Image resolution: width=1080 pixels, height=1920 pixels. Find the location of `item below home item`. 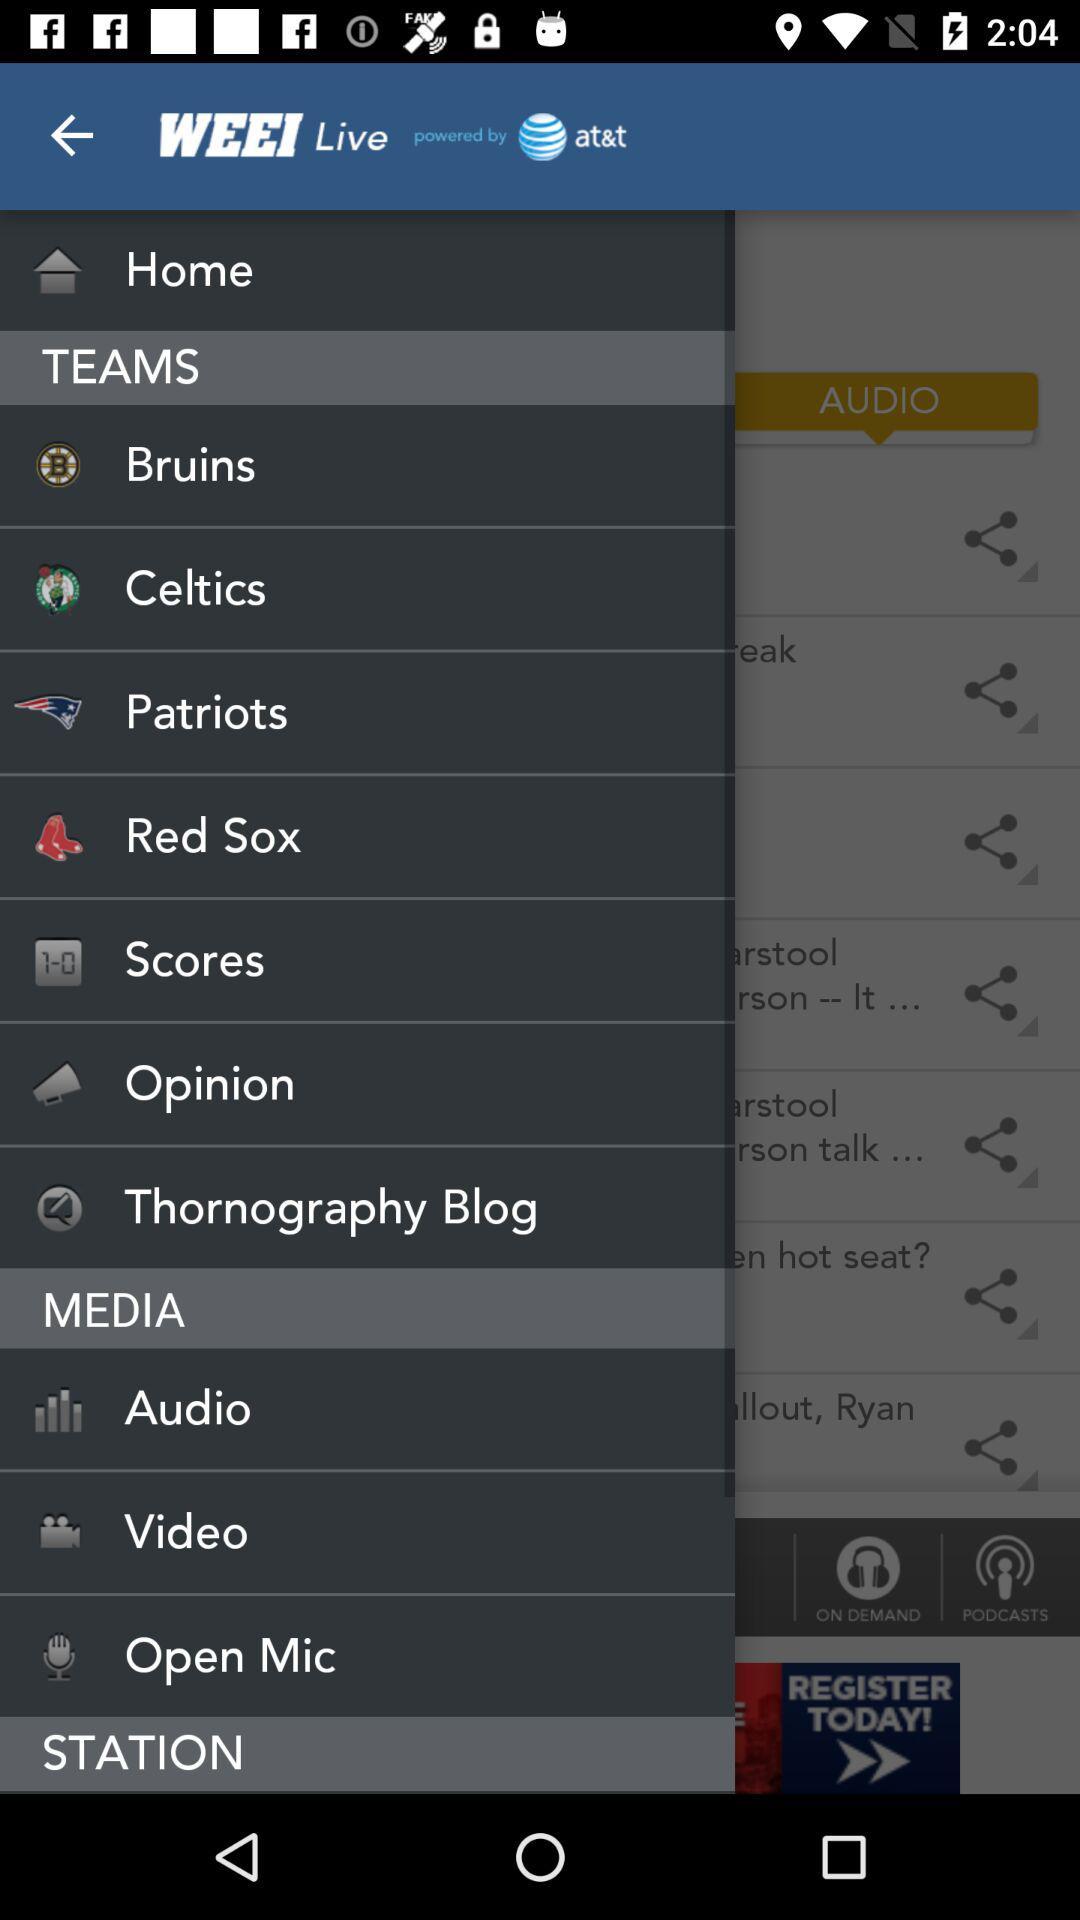

item below home item is located at coordinates (540, 407).